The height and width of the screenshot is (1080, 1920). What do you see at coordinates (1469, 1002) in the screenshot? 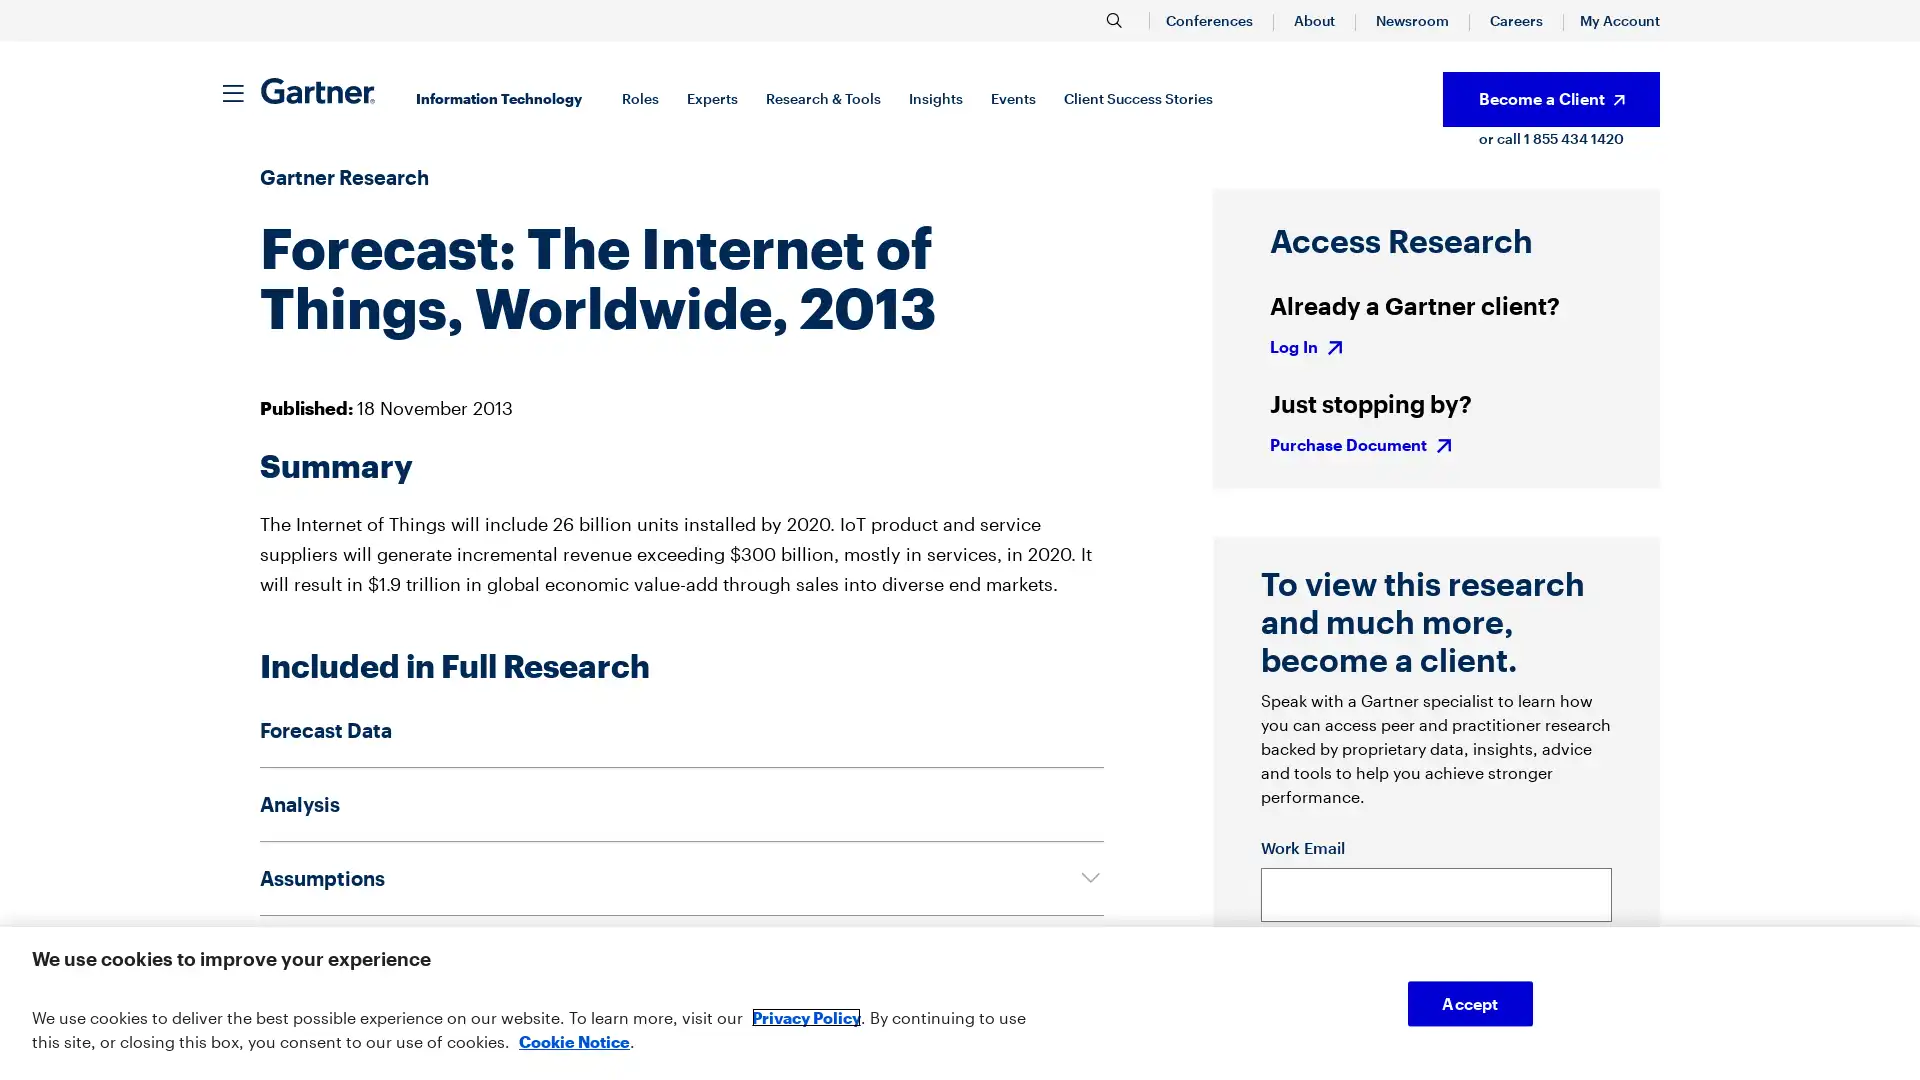
I see `Accept` at bounding box center [1469, 1002].